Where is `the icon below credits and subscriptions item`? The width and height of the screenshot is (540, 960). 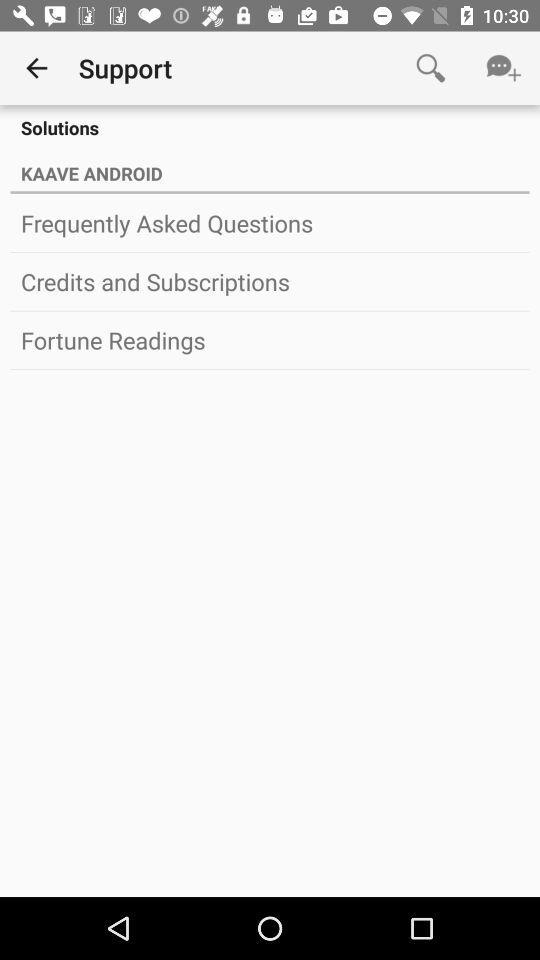
the icon below credits and subscriptions item is located at coordinates (270, 340).